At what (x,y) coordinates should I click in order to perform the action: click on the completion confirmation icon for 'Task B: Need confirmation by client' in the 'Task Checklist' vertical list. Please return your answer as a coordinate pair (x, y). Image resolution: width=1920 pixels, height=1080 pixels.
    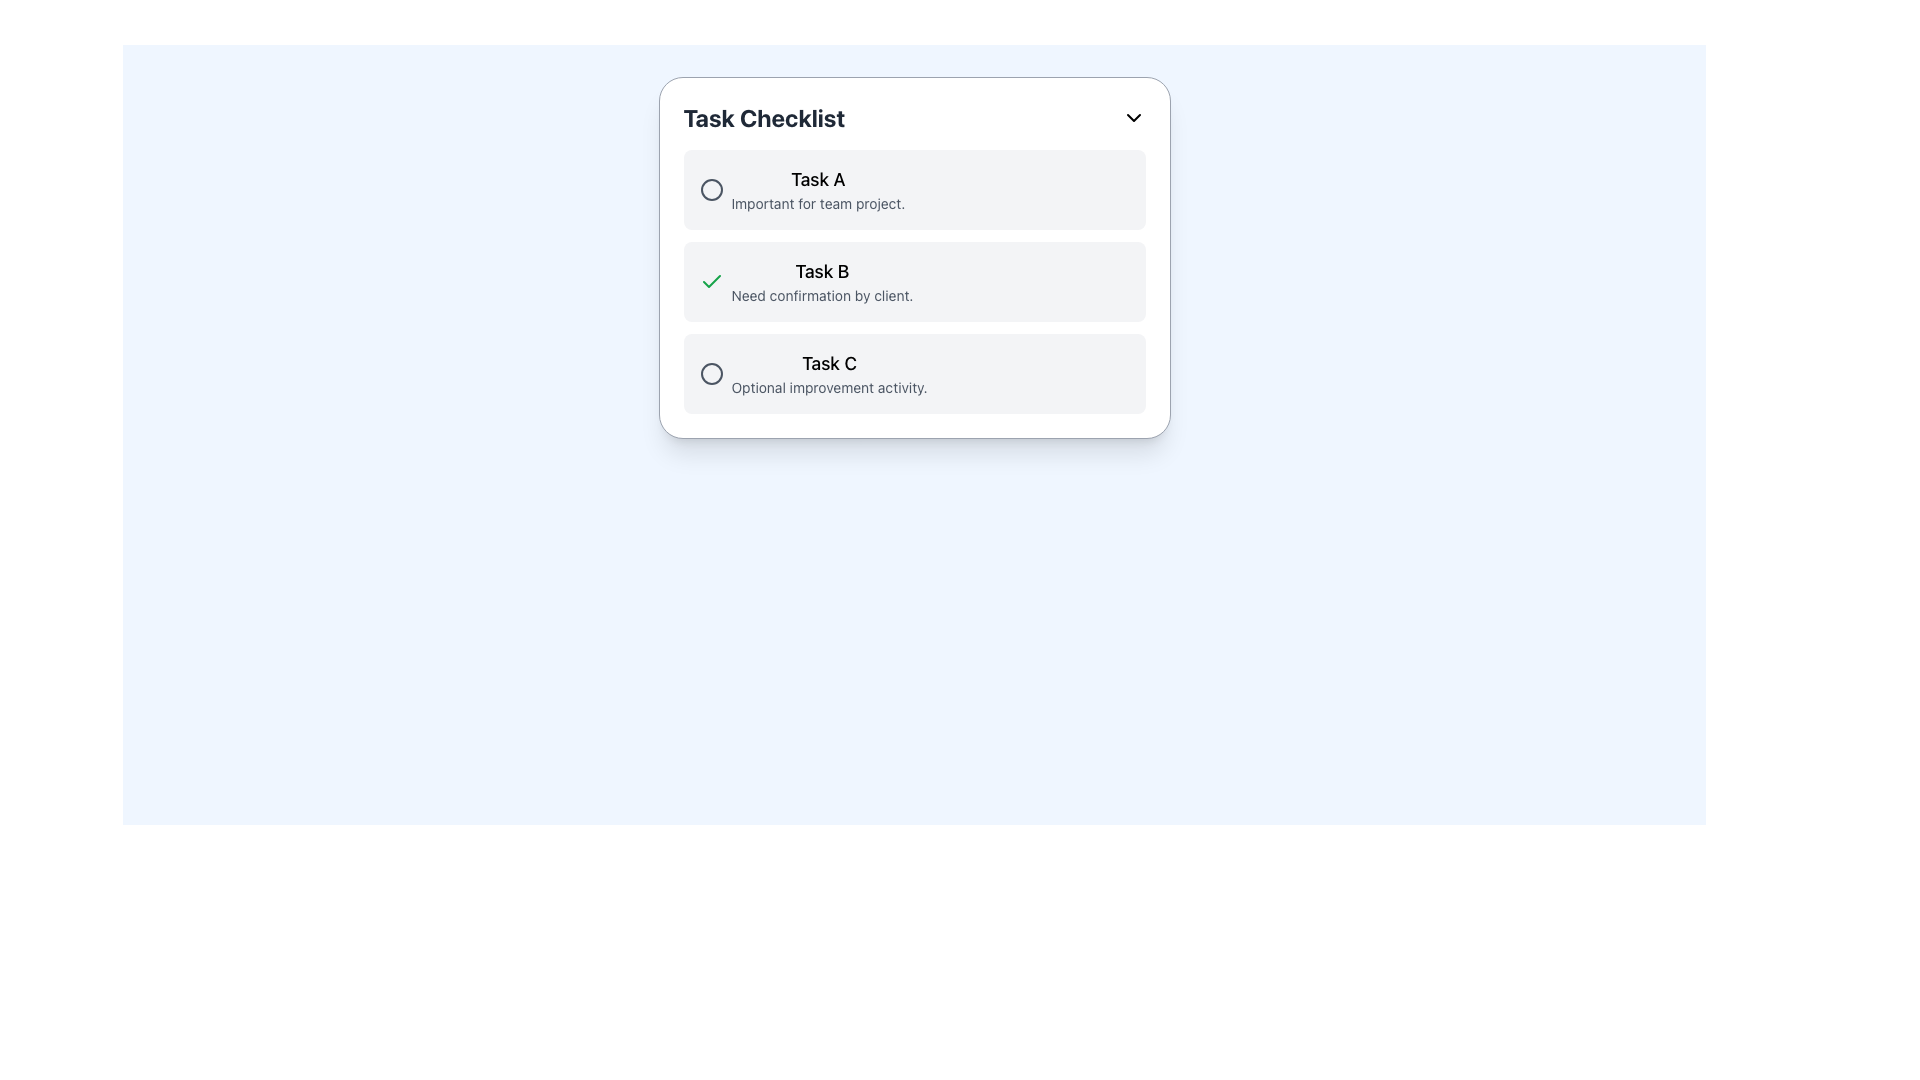
    Looking at the image, I should click on (711, 281).